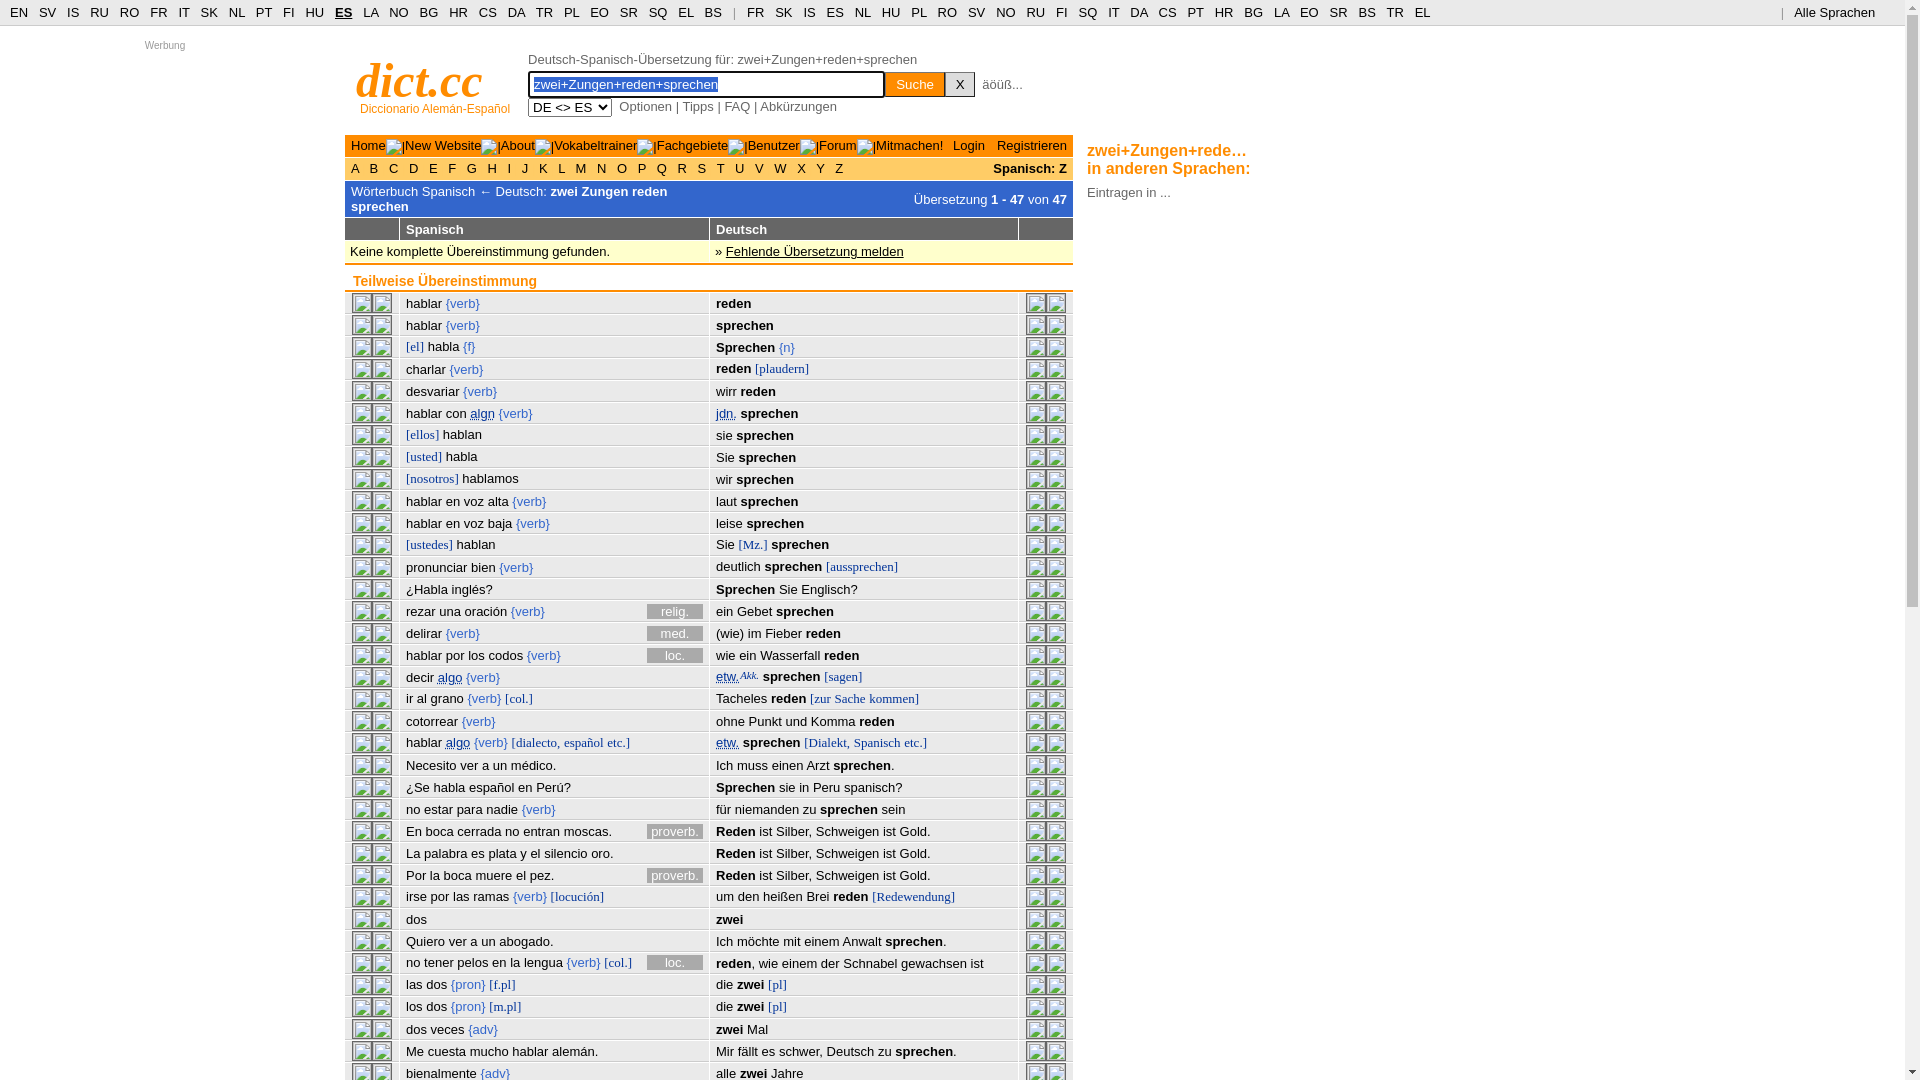 This screenshot has height=1080, width=1920. Describe the element at coordinates (692, 144) in the screenshot. I see `'Fachgebiete'` at that location.